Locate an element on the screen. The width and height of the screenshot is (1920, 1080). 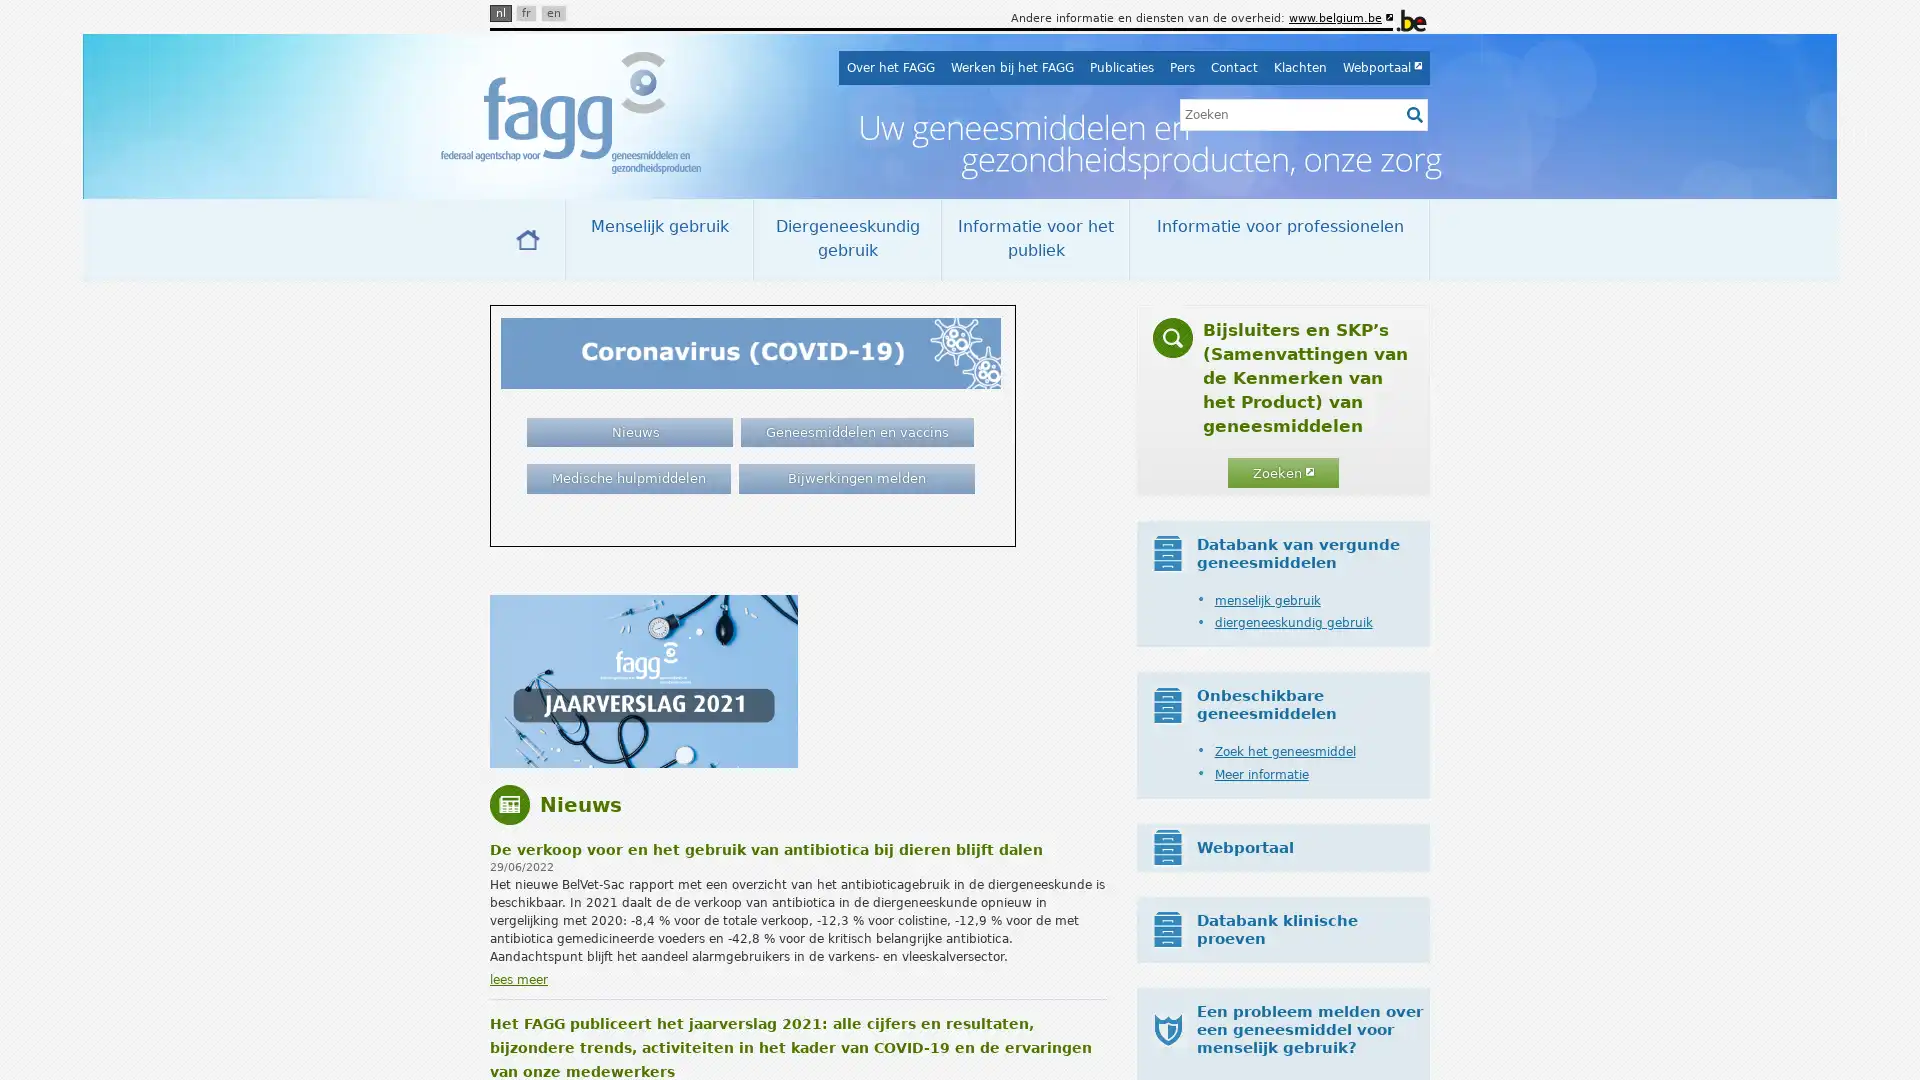
Nieuws is located at coordinates (628, 431).